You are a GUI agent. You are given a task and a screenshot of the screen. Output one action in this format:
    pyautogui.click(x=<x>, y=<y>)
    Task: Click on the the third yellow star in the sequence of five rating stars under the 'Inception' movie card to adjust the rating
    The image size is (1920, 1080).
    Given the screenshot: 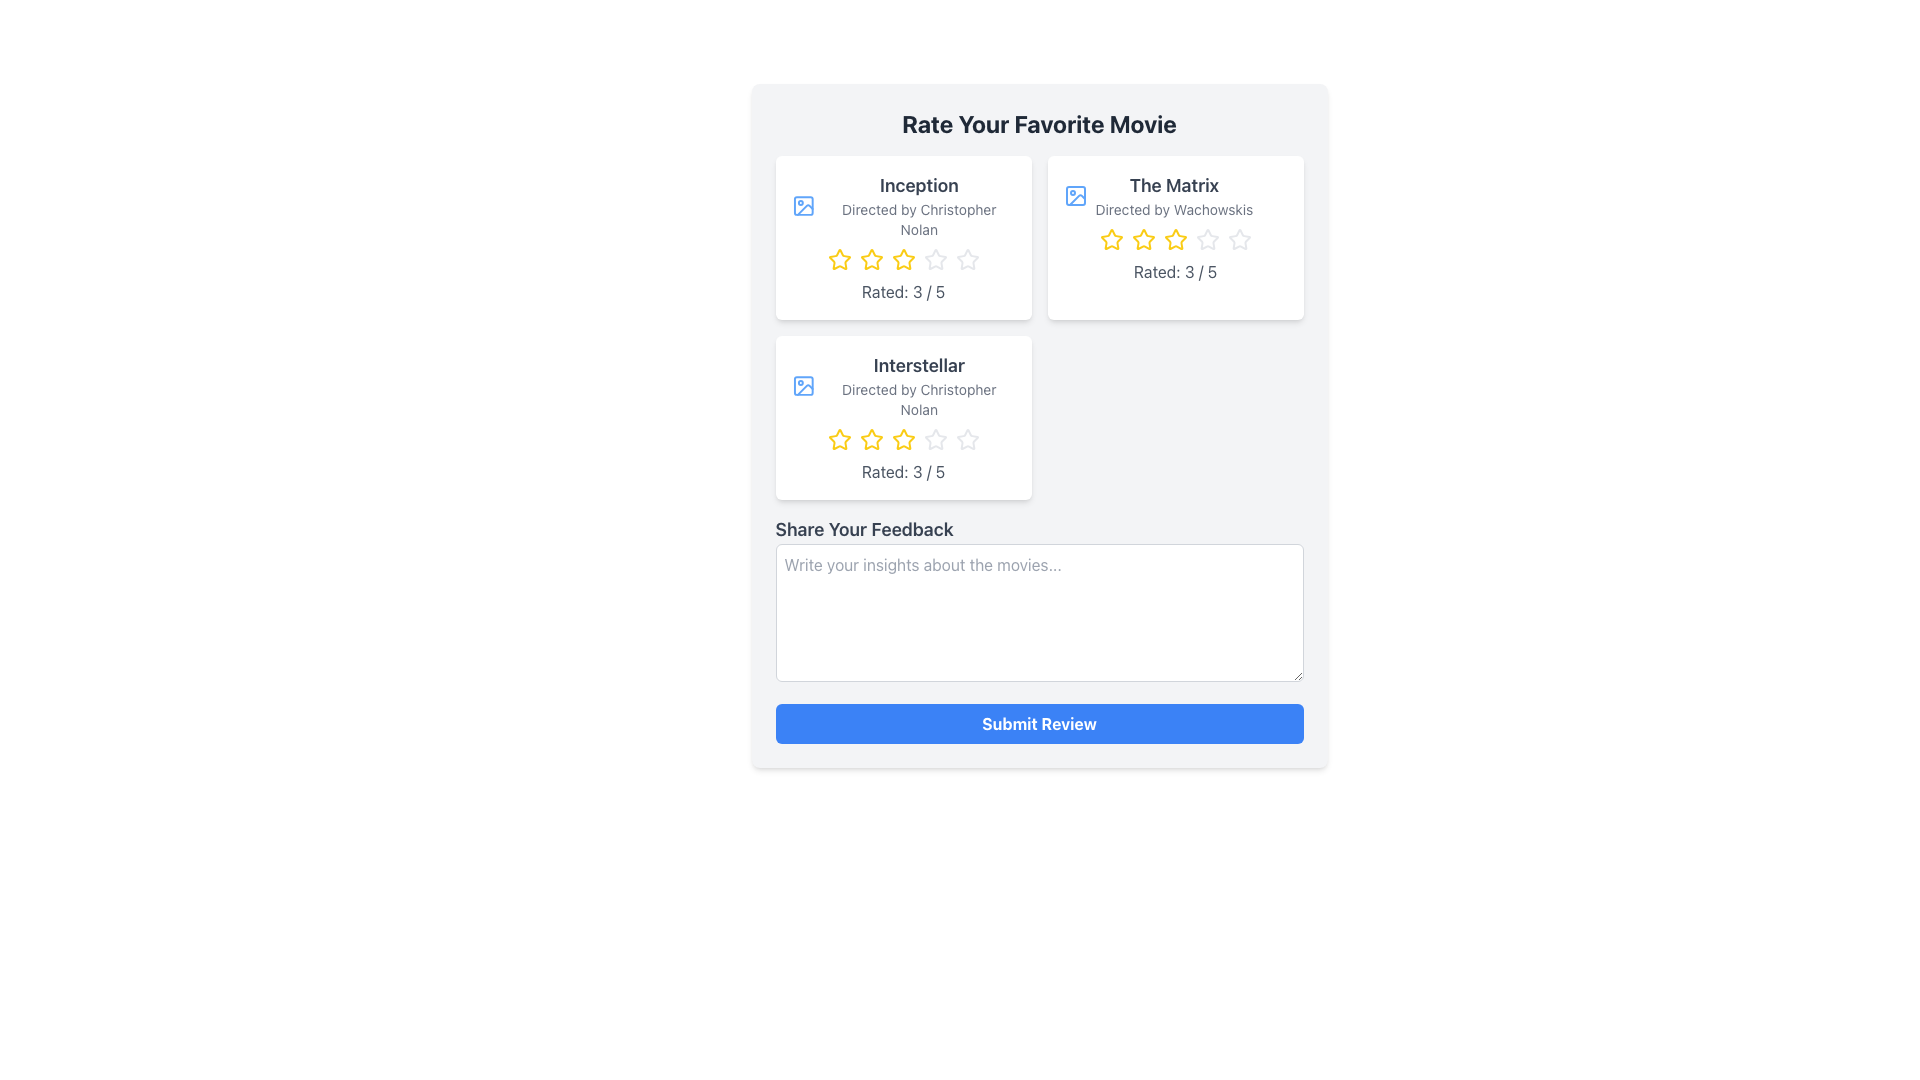 What is the action you would take?
    pyautogui.click(x=902, y=258)
    